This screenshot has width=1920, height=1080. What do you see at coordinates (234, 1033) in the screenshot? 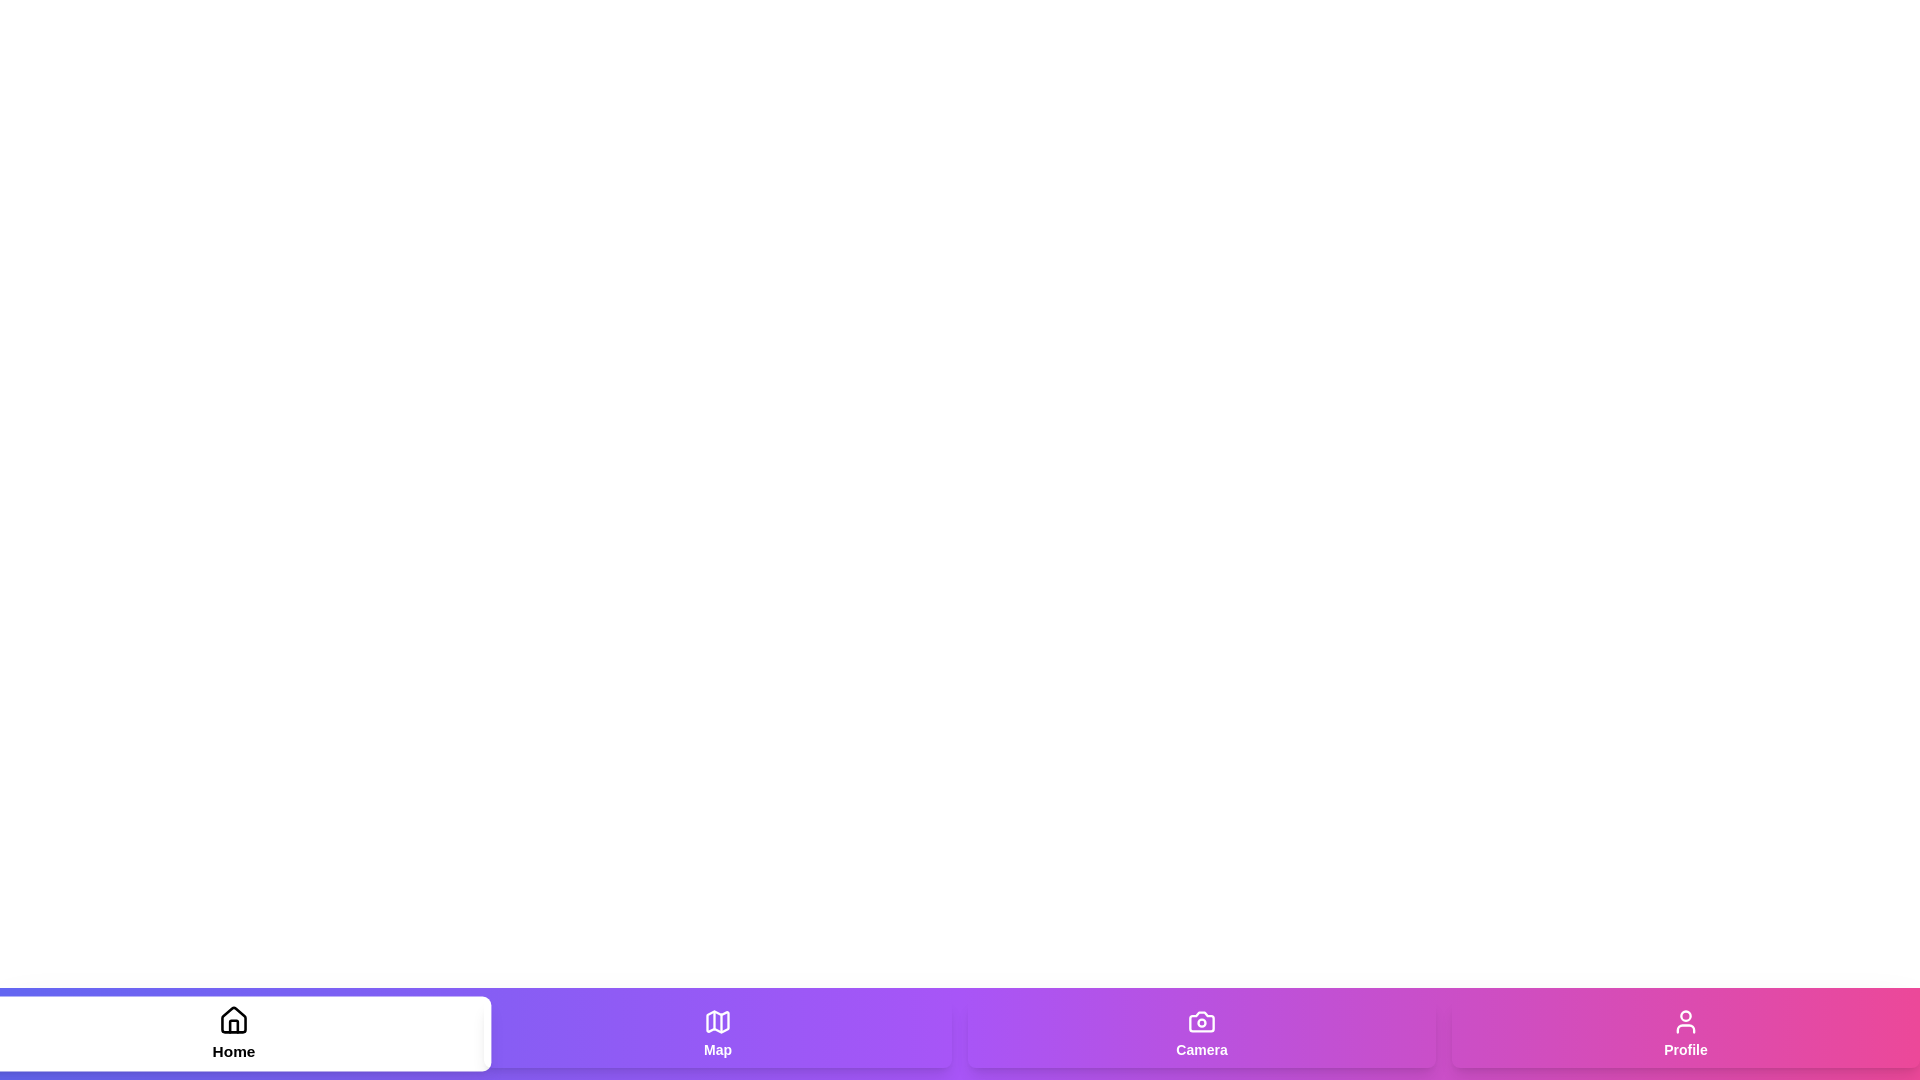
I see `the Home tab to navigate to its section` at bounding box center [234, 1033].